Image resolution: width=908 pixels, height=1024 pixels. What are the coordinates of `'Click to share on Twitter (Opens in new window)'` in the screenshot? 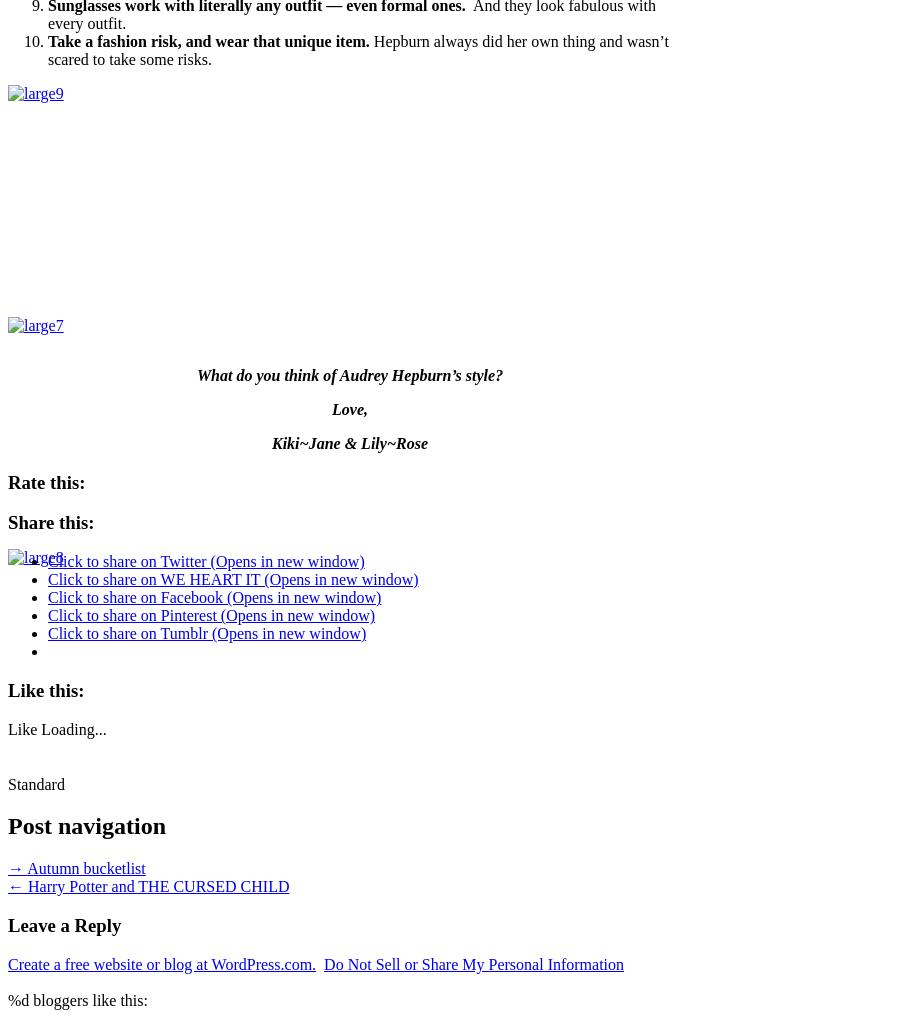 It's located at (206, 560).